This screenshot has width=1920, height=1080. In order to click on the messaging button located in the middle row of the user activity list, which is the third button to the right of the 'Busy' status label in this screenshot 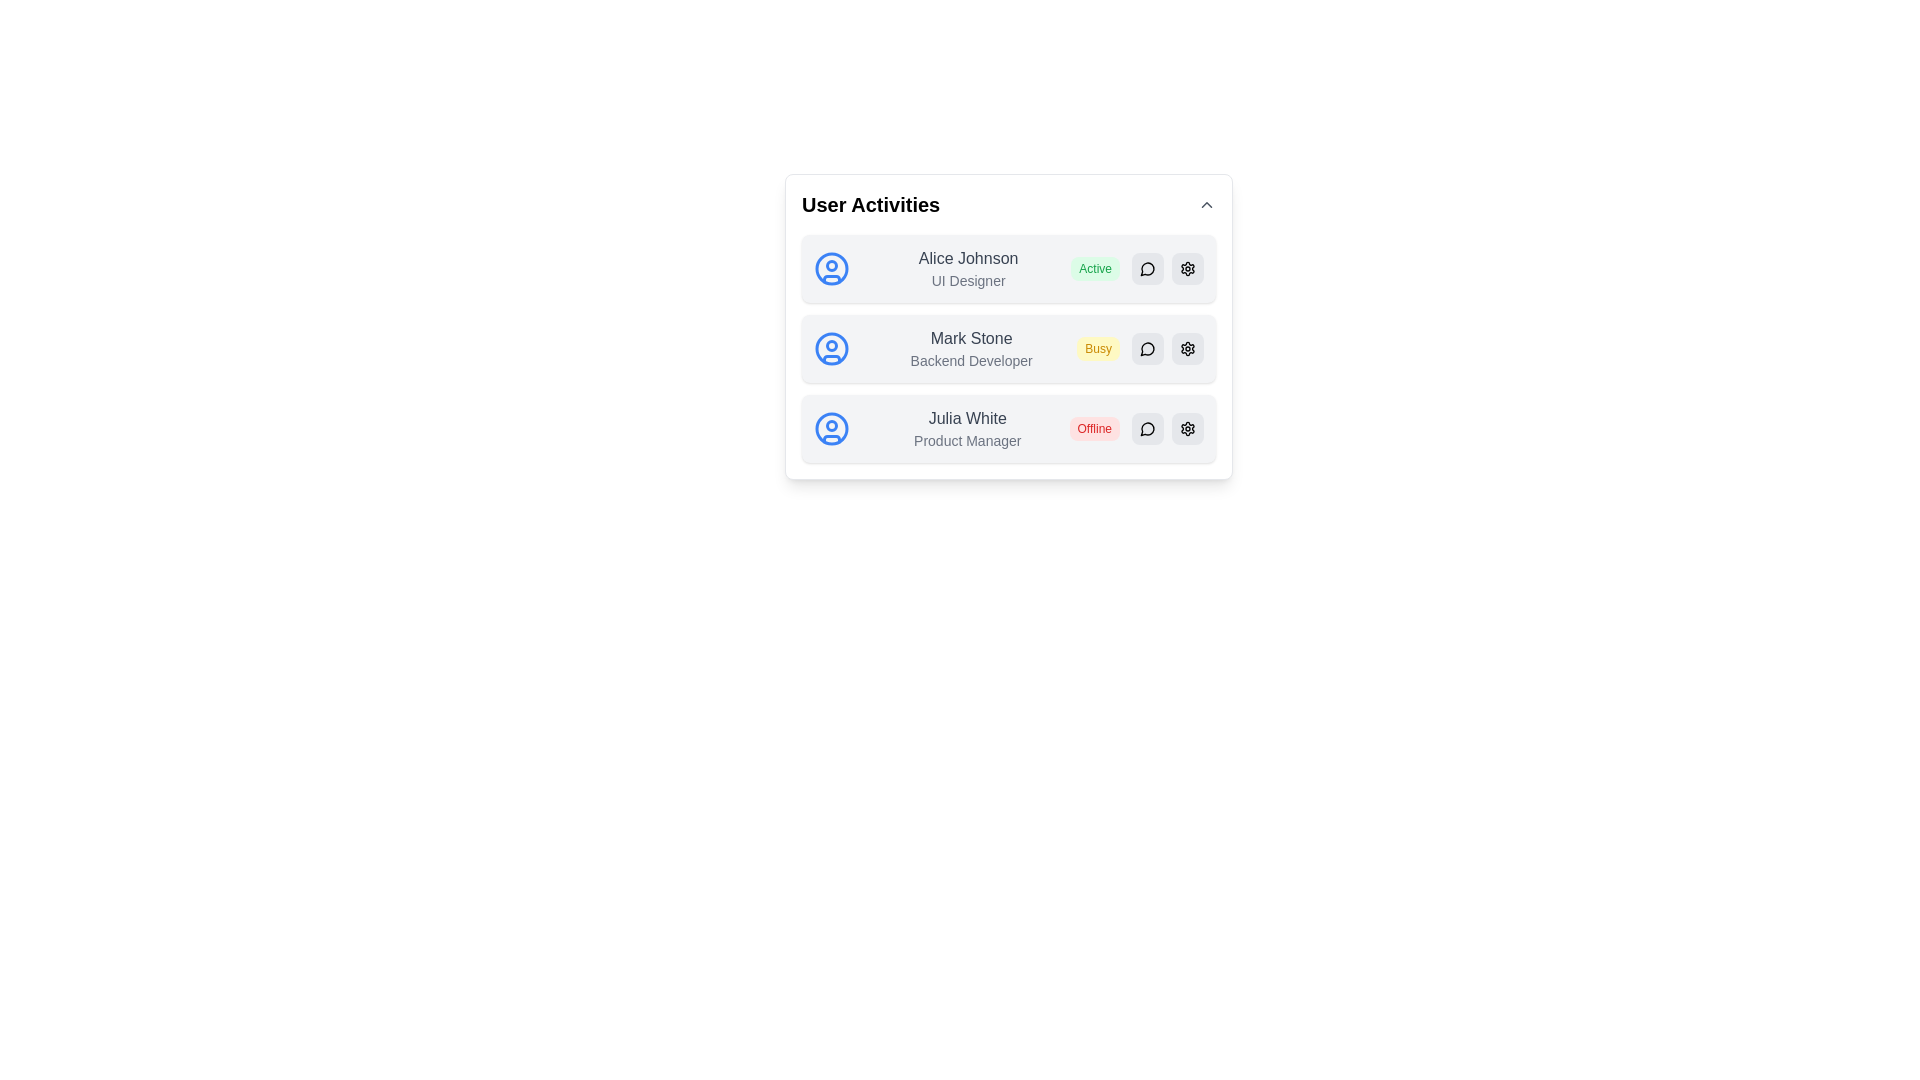, I will do `click(1147, 347)`.